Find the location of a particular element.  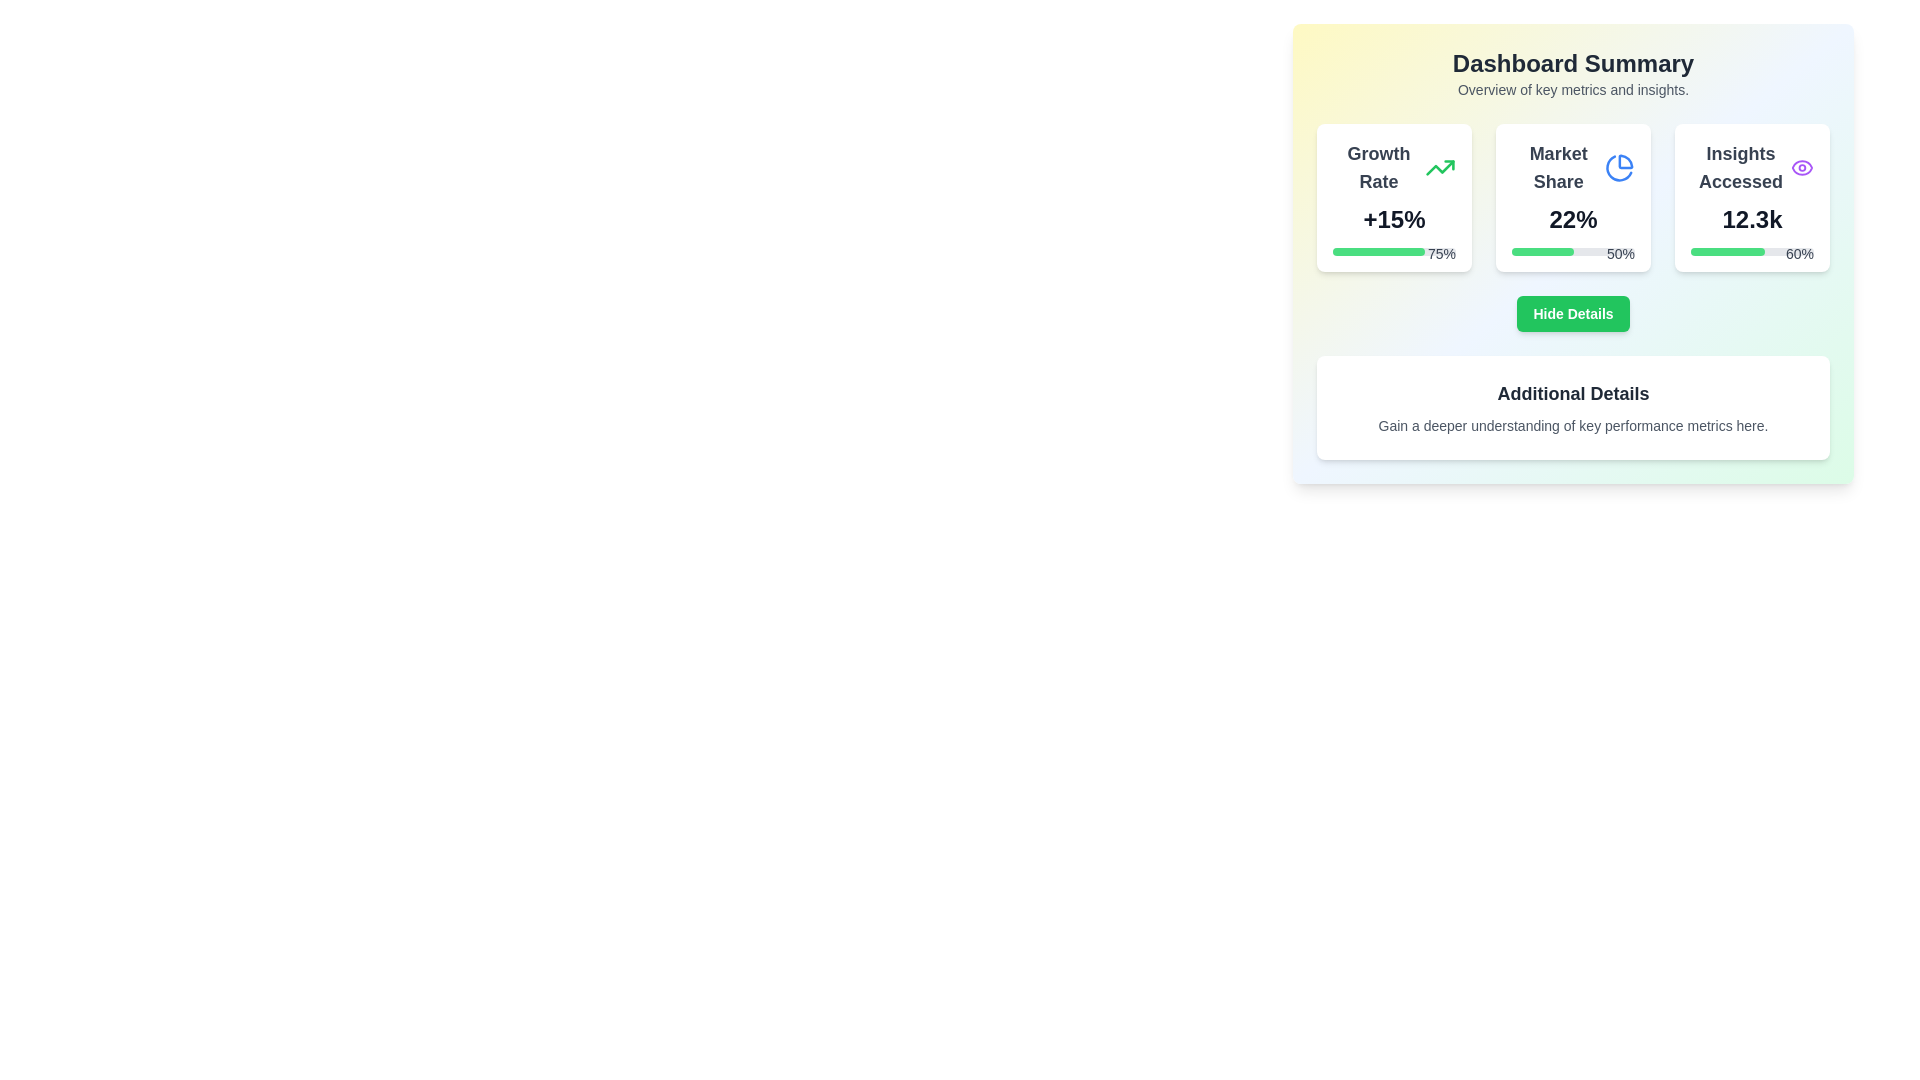

the green upward trending arrow icon located to the right of the 'Growth Rate' label in the first card of the 'Dashboard Summary' section is located at coordinates (1440, 167).